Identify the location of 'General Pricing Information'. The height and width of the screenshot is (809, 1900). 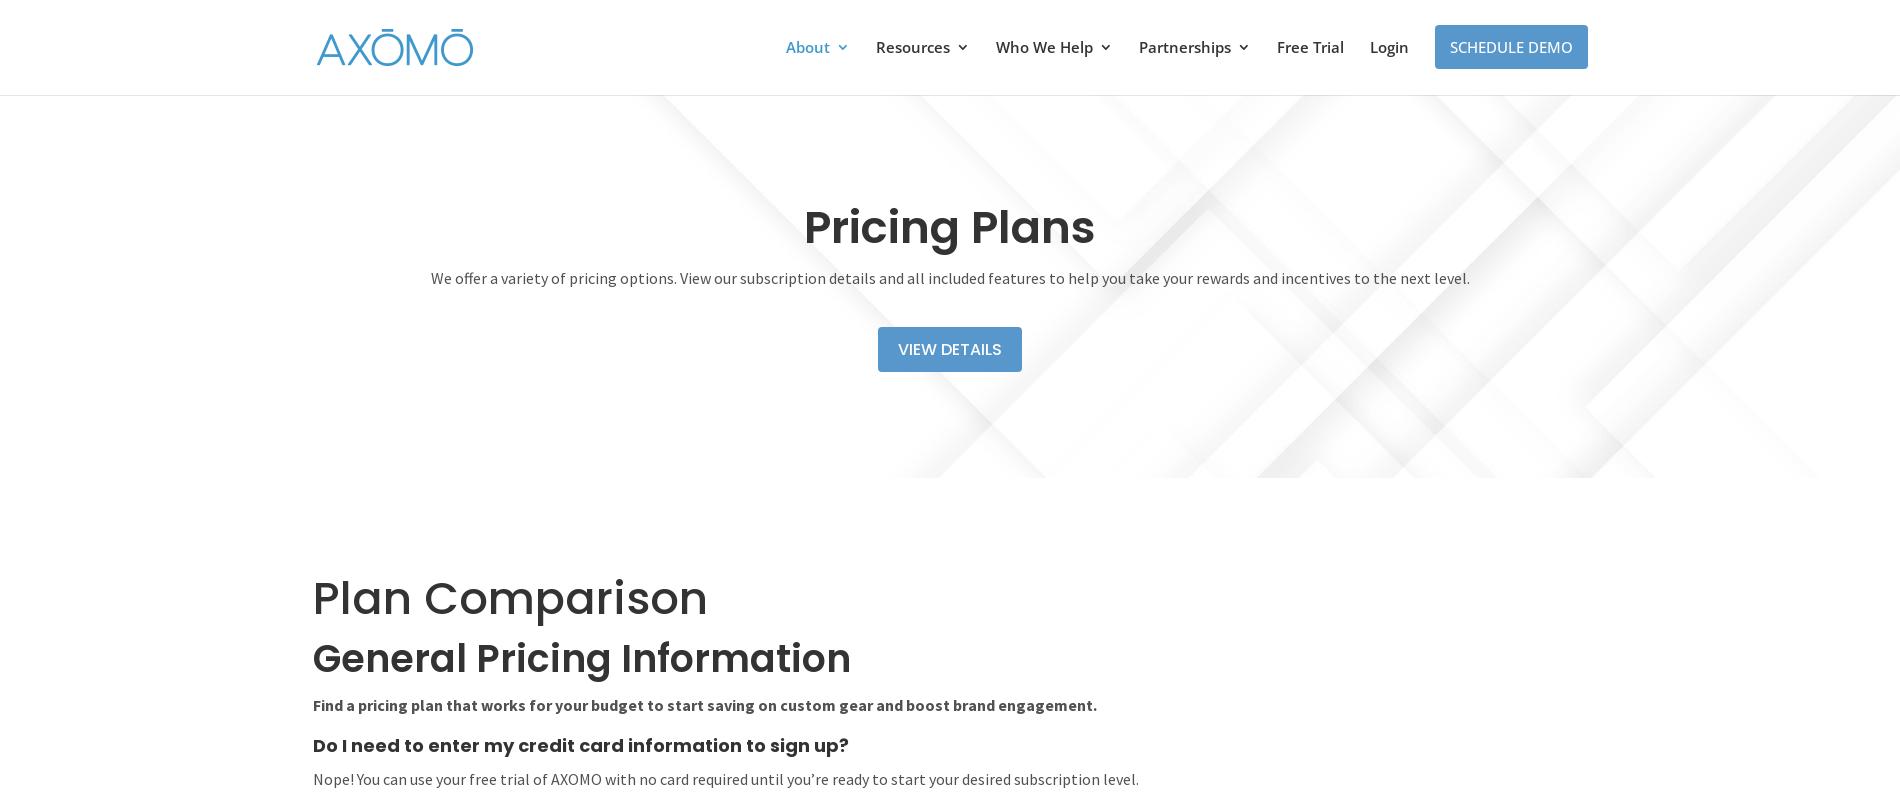
(581, 658).